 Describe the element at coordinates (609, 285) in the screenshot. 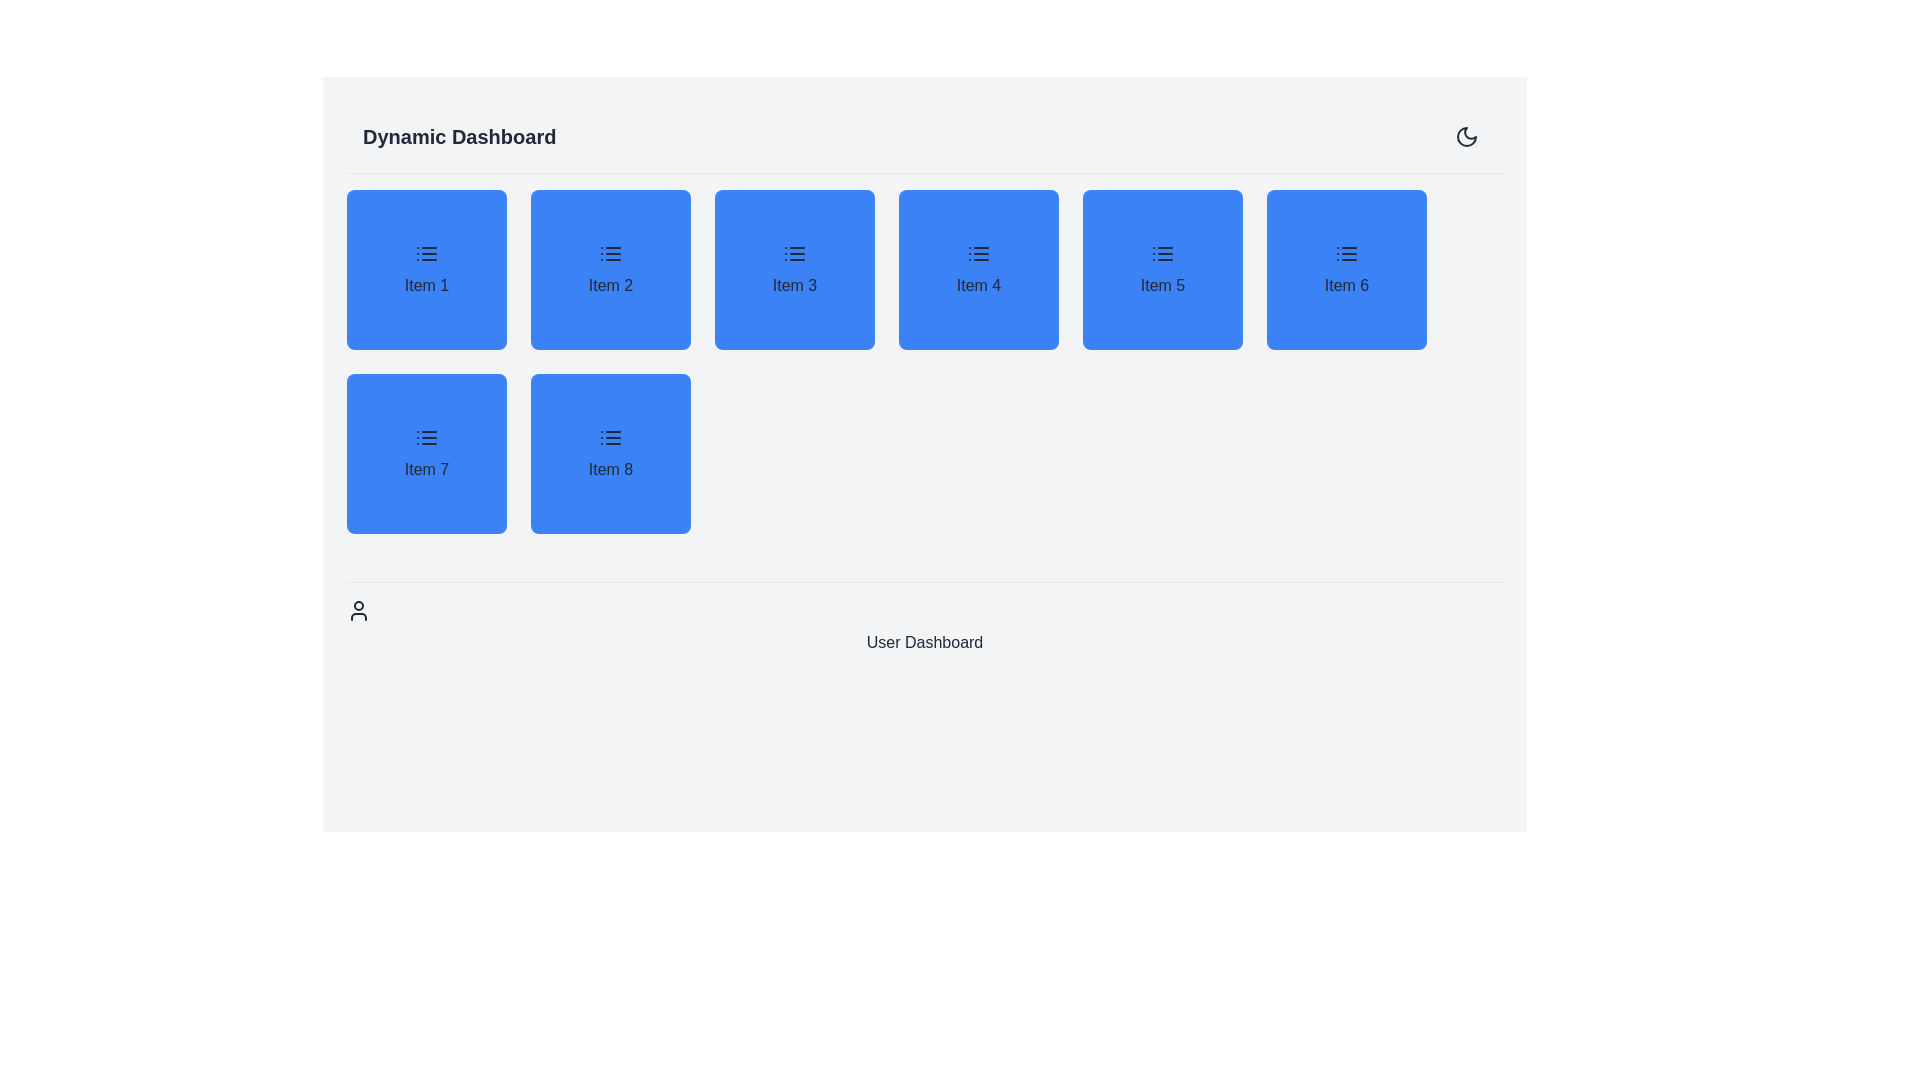

I see `the Static Text Label displaying 'Item 2' within the second blue tile in the top row of the dashboard interface` at that location.